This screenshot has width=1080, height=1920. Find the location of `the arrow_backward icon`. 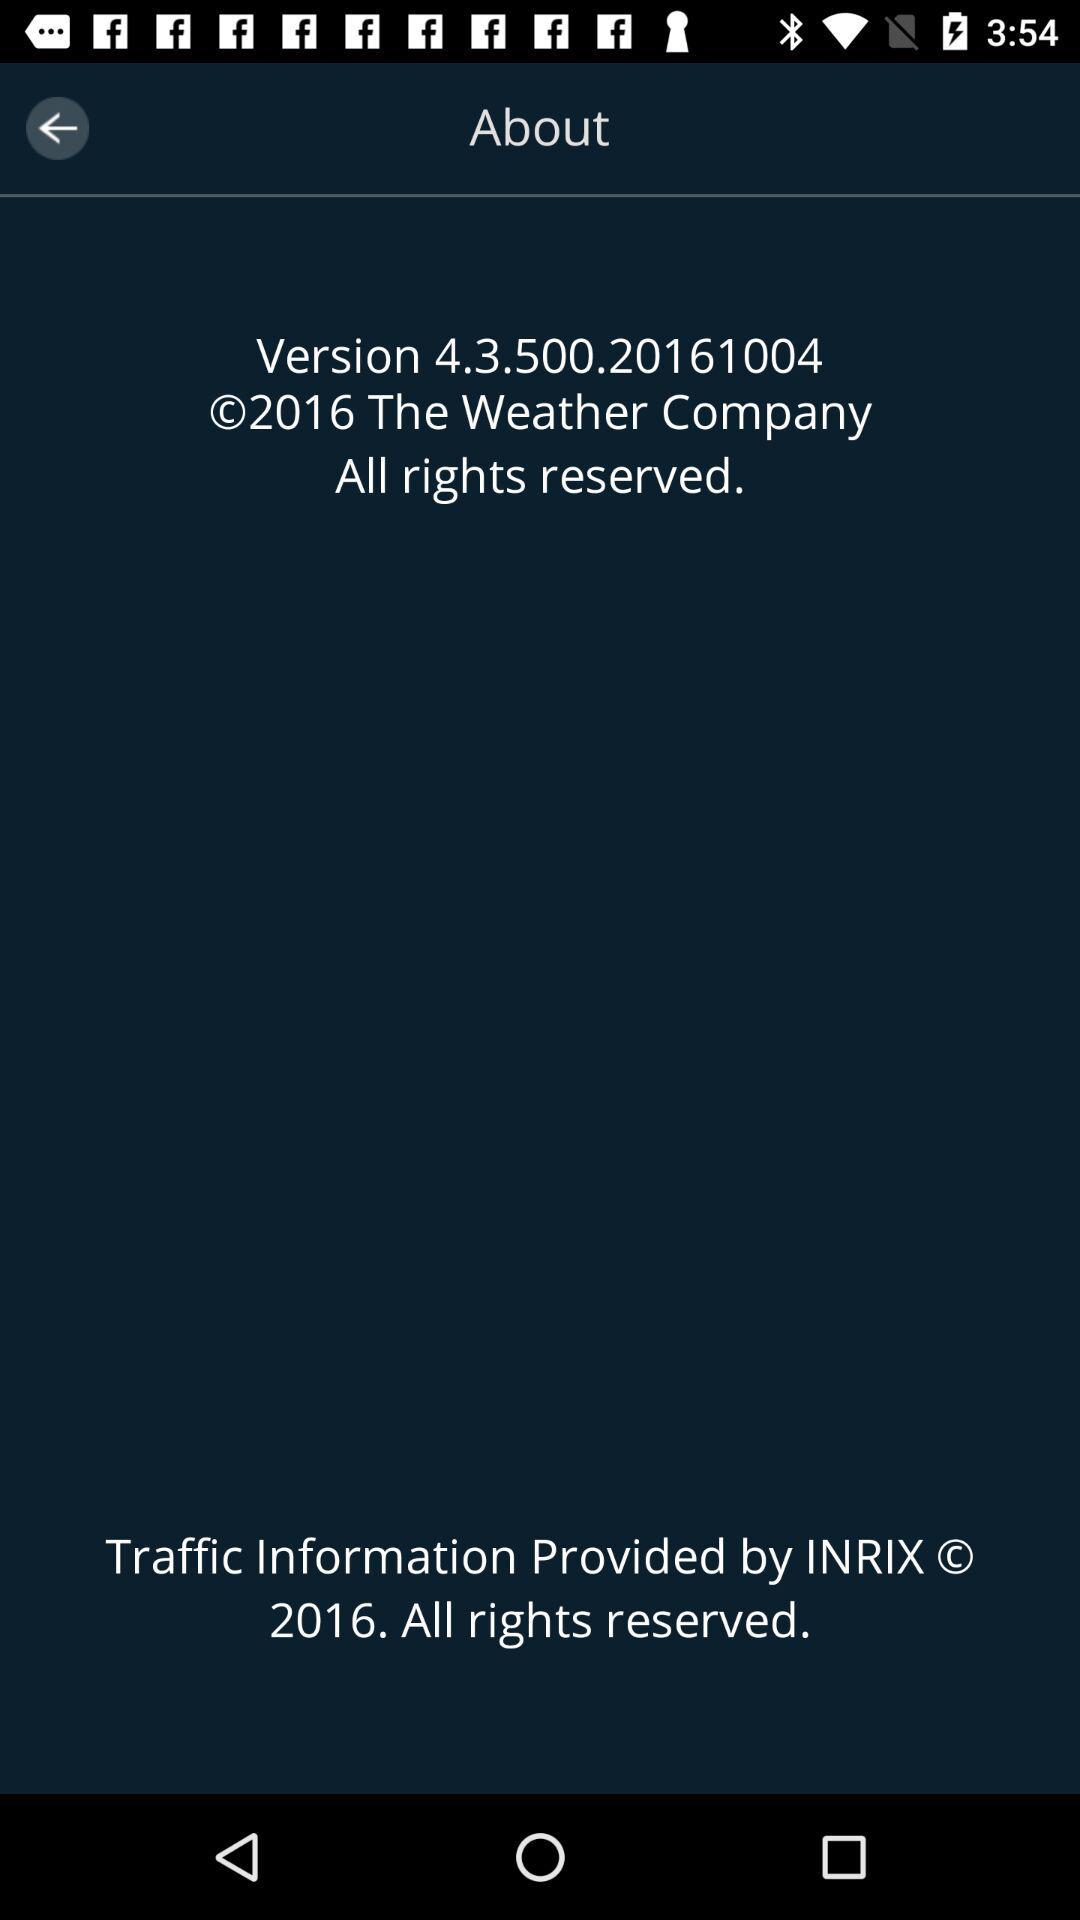

the arrow_backward icon is located at coordinates (56, 127).